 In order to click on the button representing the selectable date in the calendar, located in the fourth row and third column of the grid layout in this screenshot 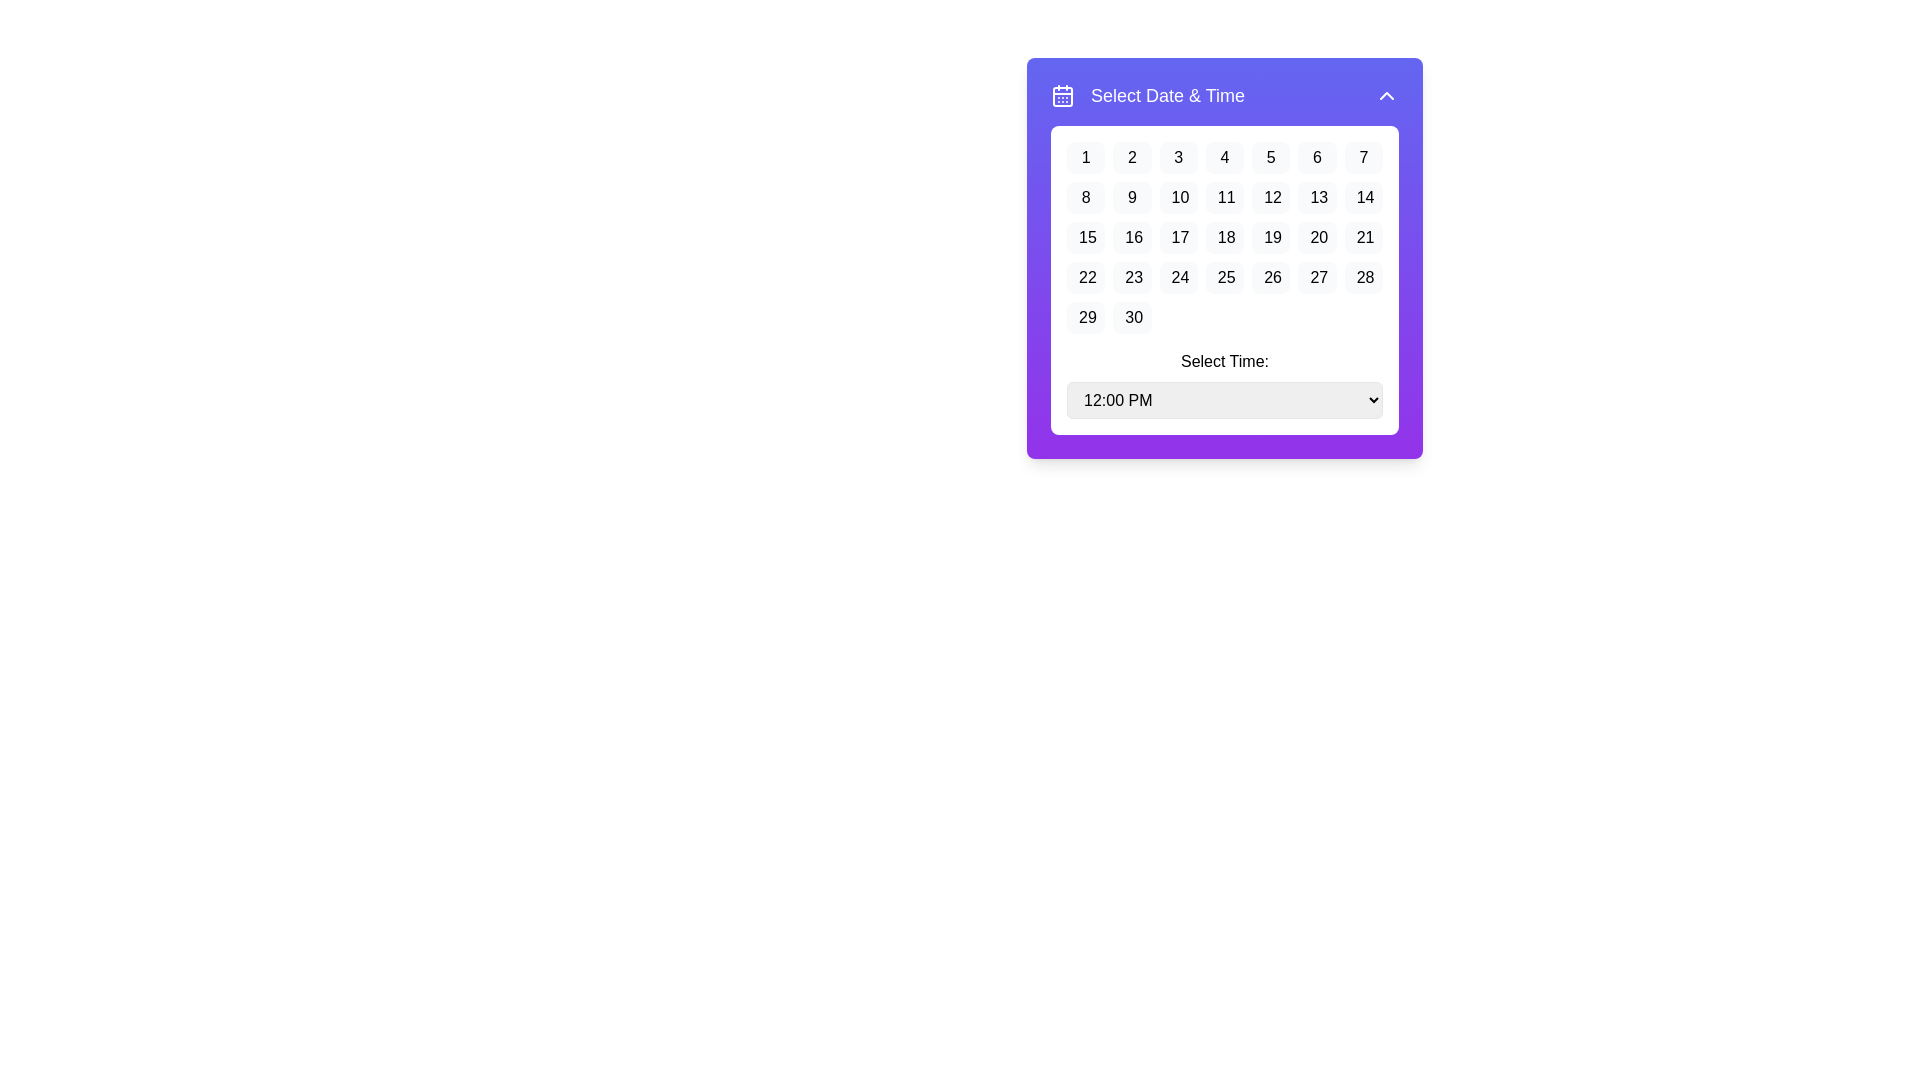, I will do `click(1178, 277)`.